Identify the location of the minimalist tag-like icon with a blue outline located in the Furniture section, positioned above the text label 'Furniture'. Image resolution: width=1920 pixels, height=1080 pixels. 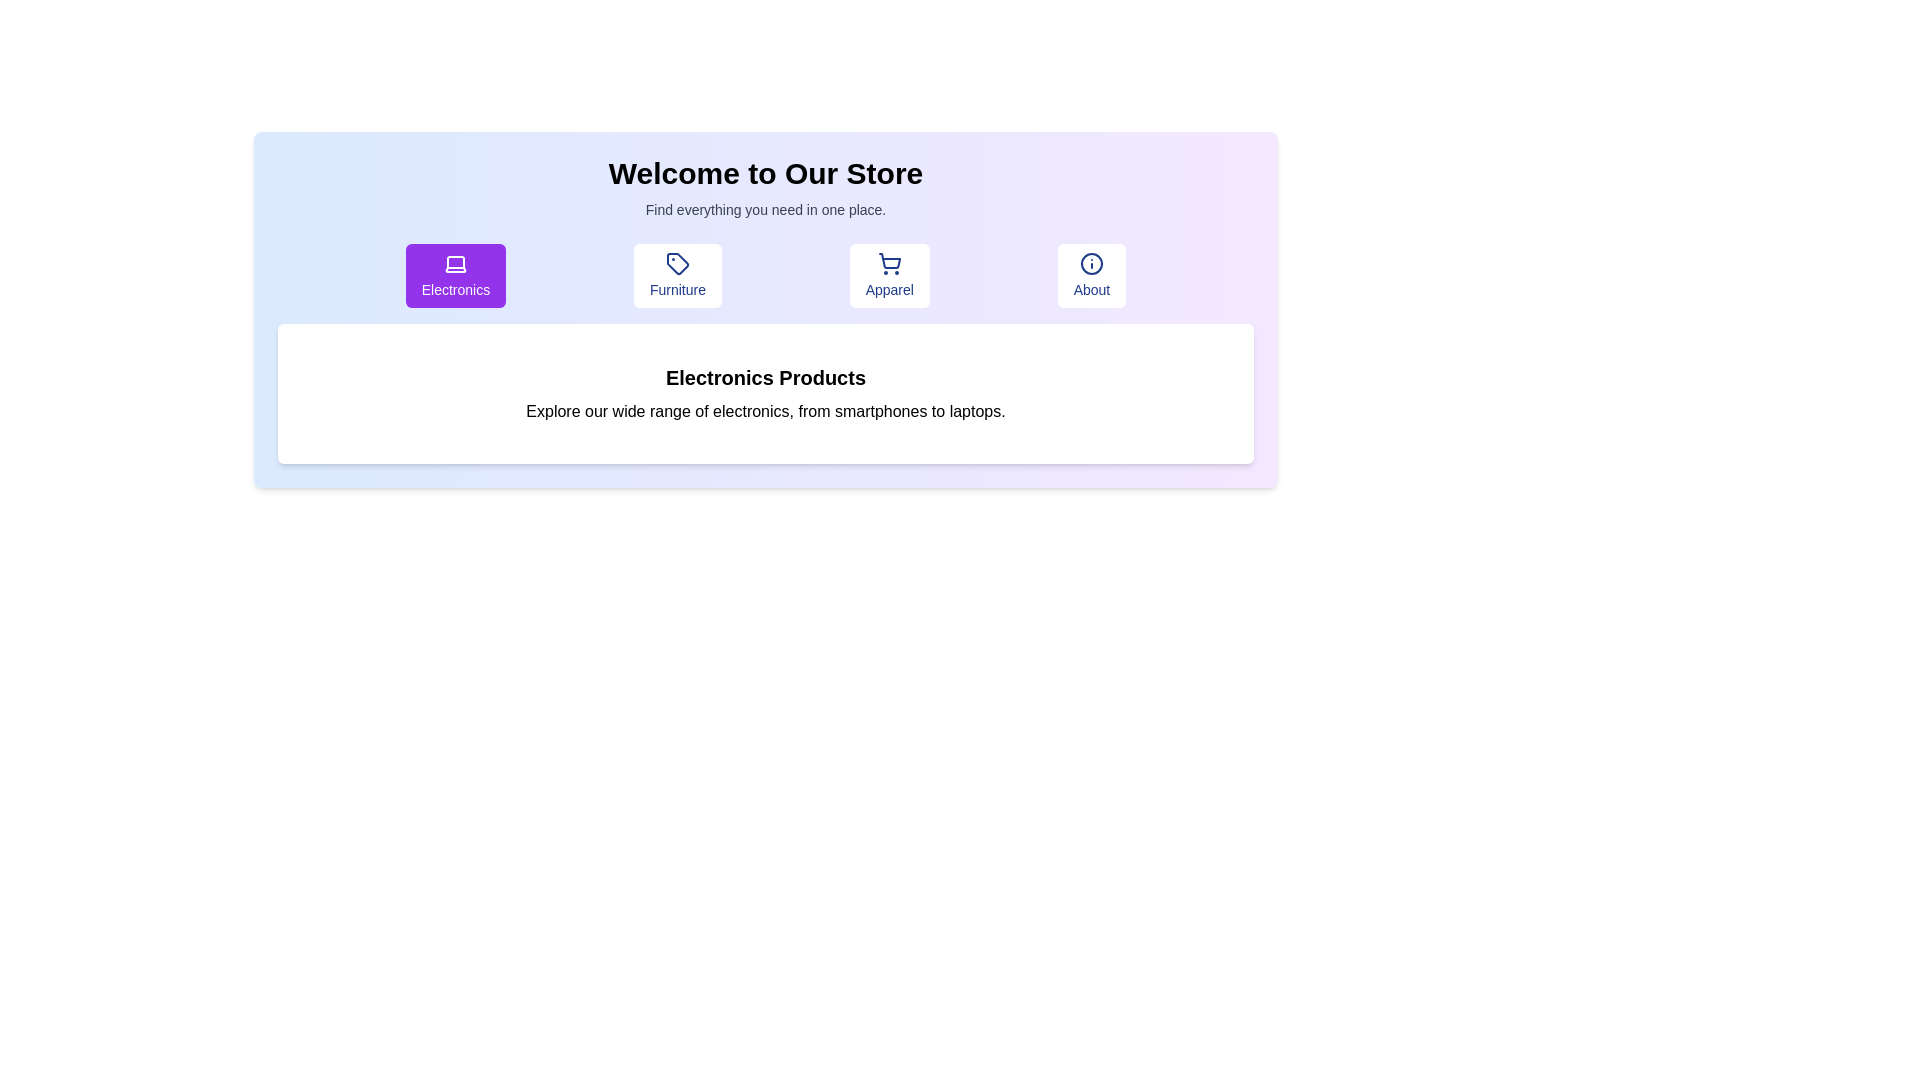
(677, 262).